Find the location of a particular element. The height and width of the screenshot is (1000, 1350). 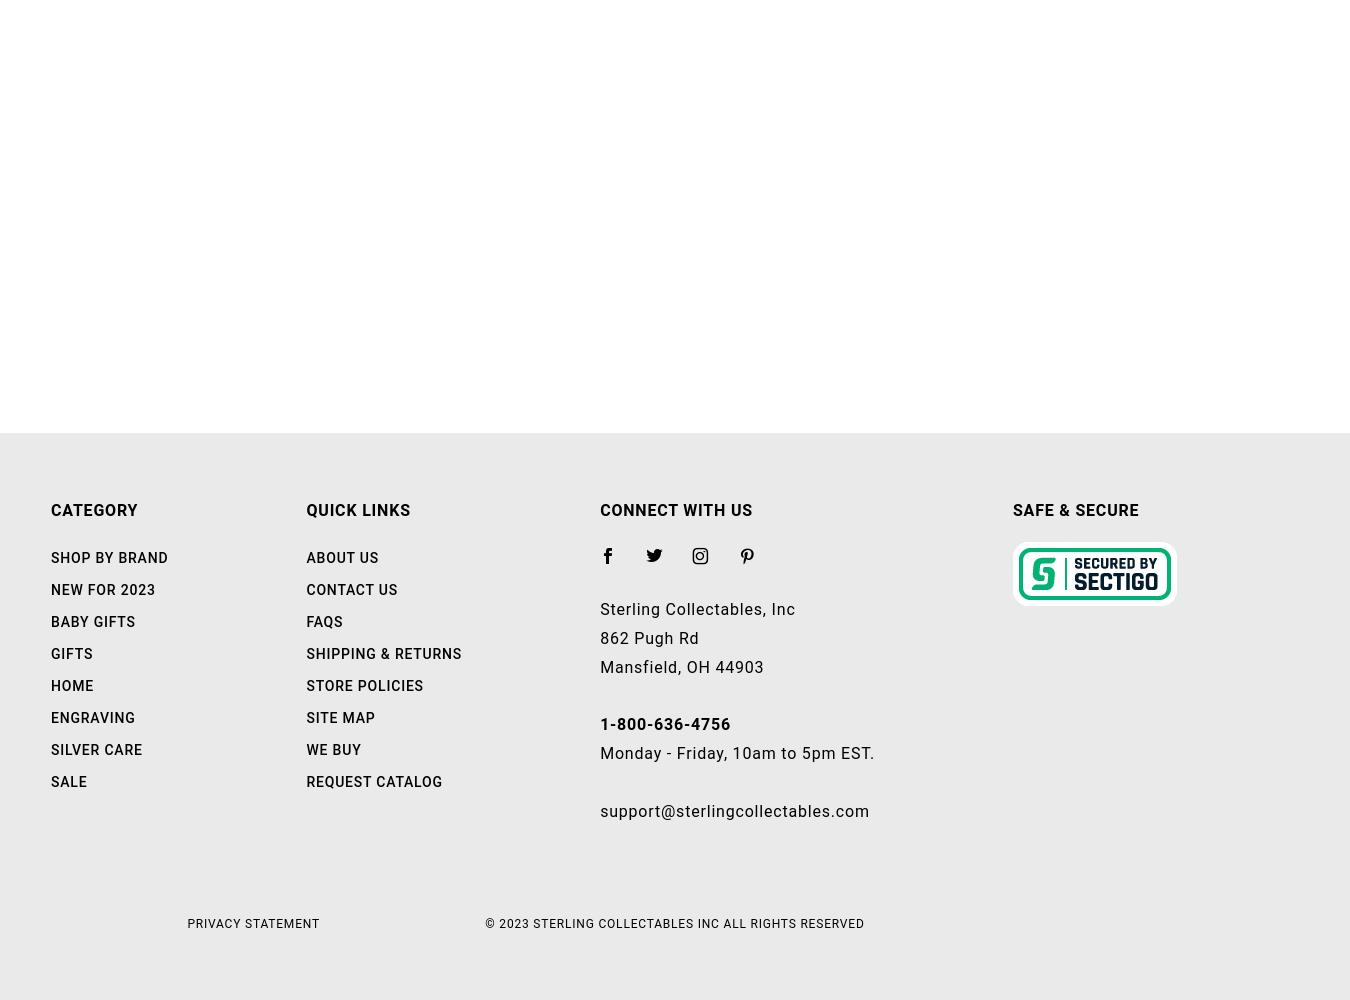

'Engraving' is located at coordinates (92, 717).